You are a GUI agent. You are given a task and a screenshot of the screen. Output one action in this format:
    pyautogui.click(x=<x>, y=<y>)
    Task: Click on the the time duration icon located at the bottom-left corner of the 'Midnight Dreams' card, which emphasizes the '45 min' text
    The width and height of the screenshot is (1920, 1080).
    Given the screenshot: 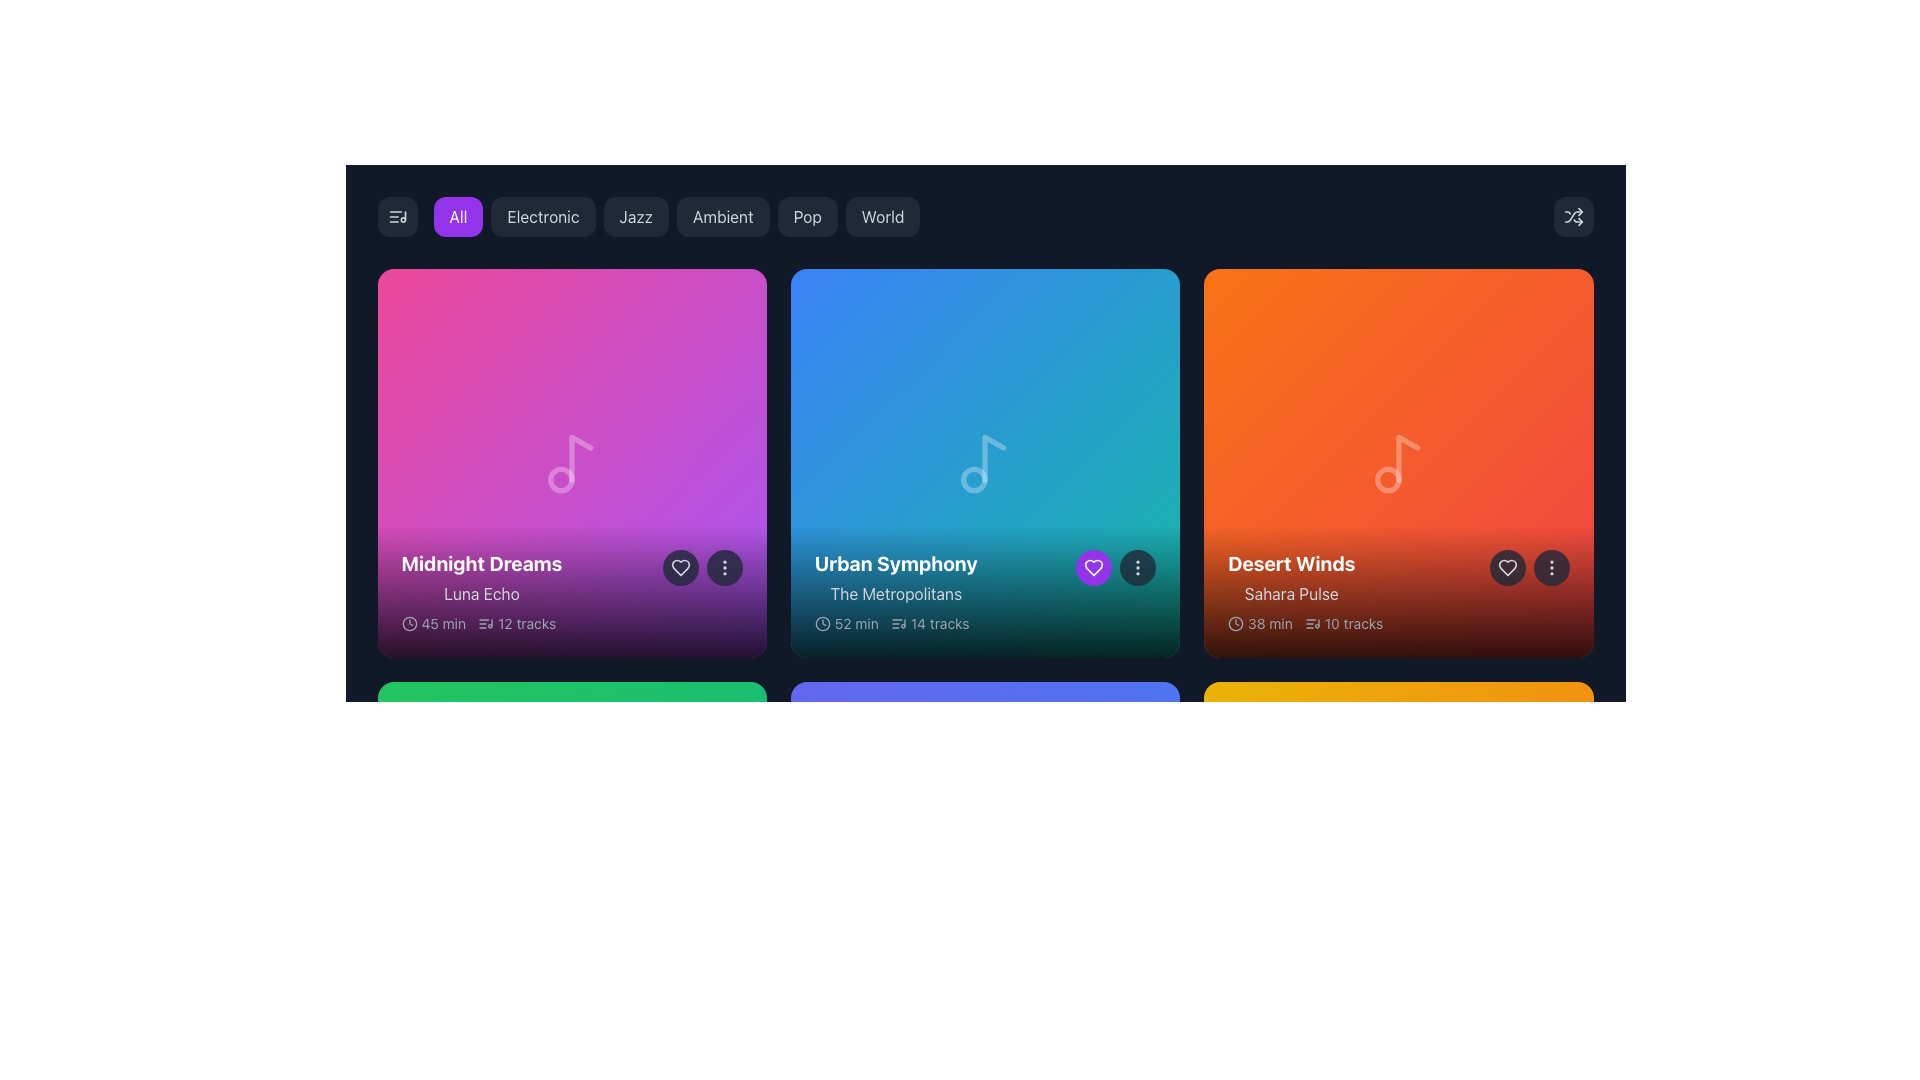 What is the action you would take?
    pyautogui.click(x=408, y=623)
    